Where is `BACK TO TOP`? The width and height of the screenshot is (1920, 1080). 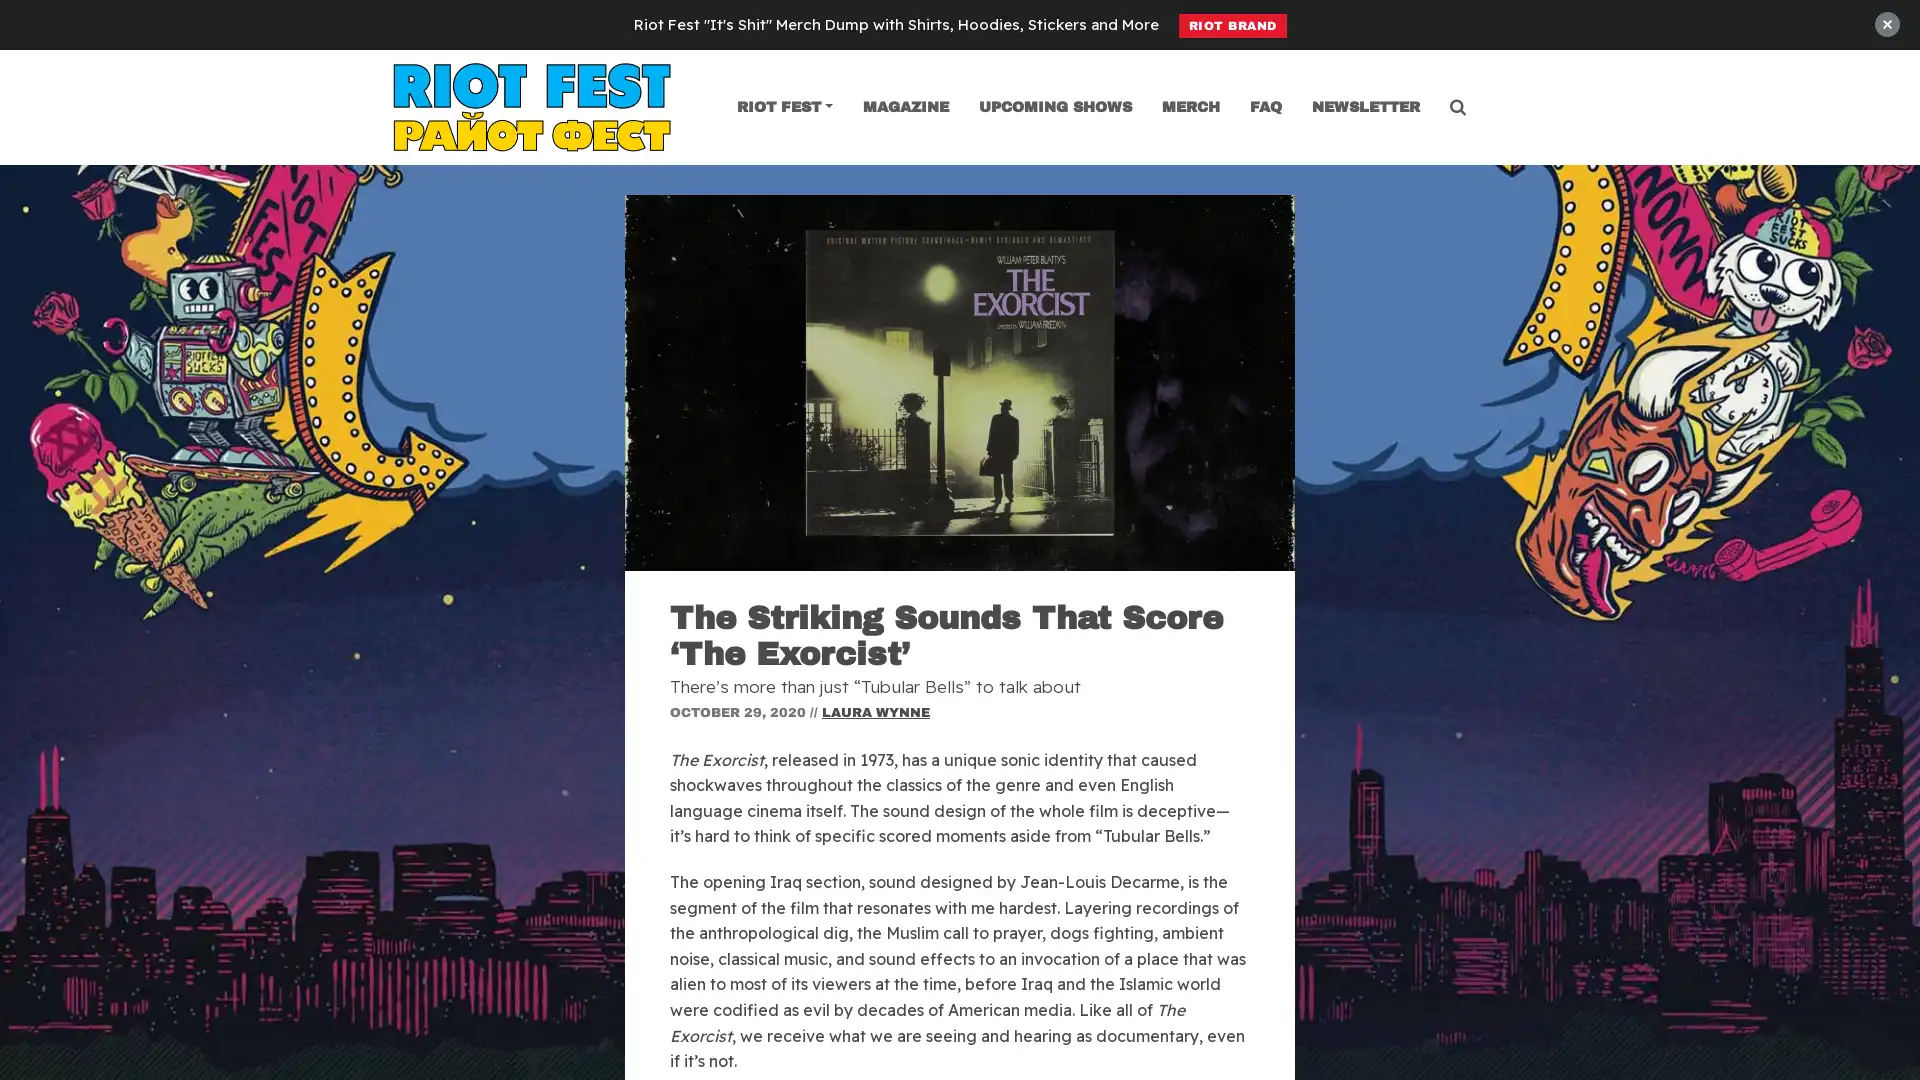
BACK TO TOP is located at coordinates (1884, 947).